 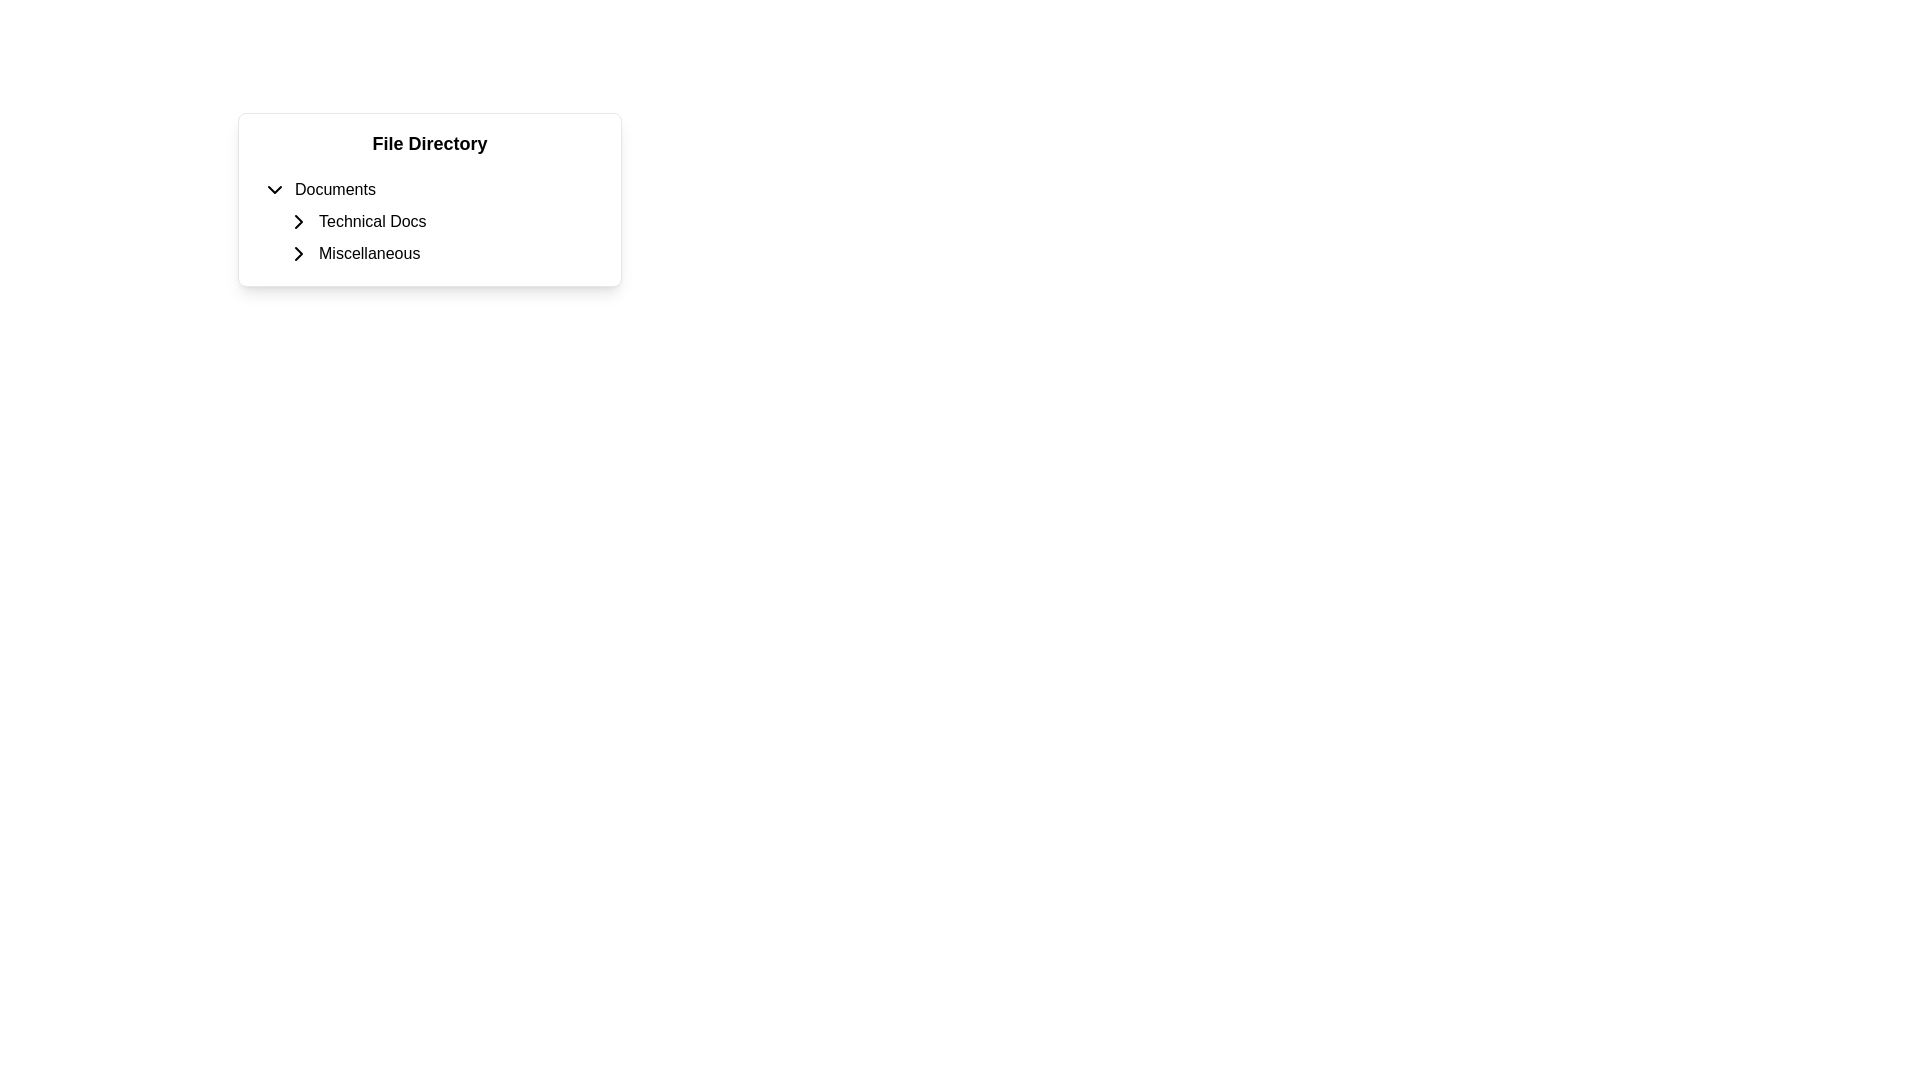 What do you see at coordinates (429, 222) in the screenshot?
I see `the second major grouping item in the hierarchical navigation menu located in the 'File Directory' box` at bounding box center [429, 222].